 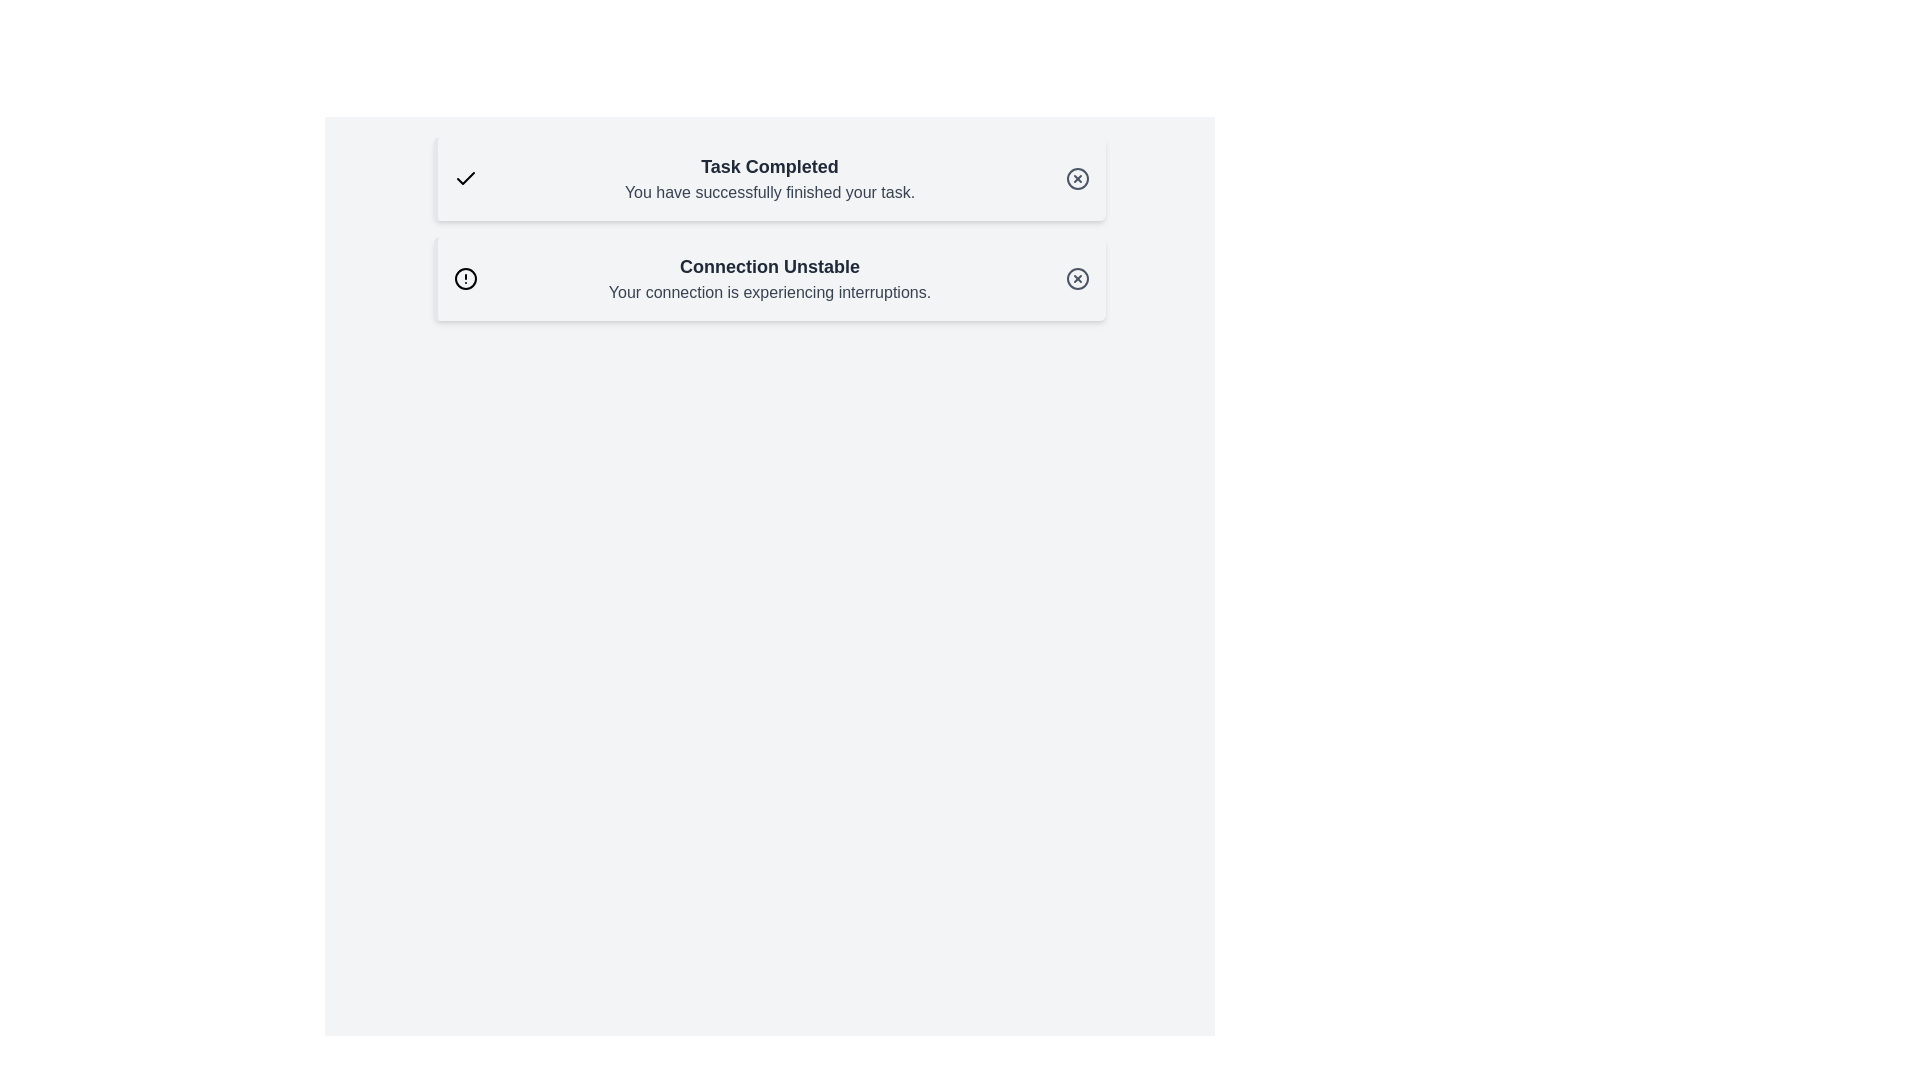 What do you see at coordinates (768, 177) in the screenshot?
I see `the notification message text block that indicates task completion, positioned between the checkmark icon and the close button` at bounding box center [768, 177].